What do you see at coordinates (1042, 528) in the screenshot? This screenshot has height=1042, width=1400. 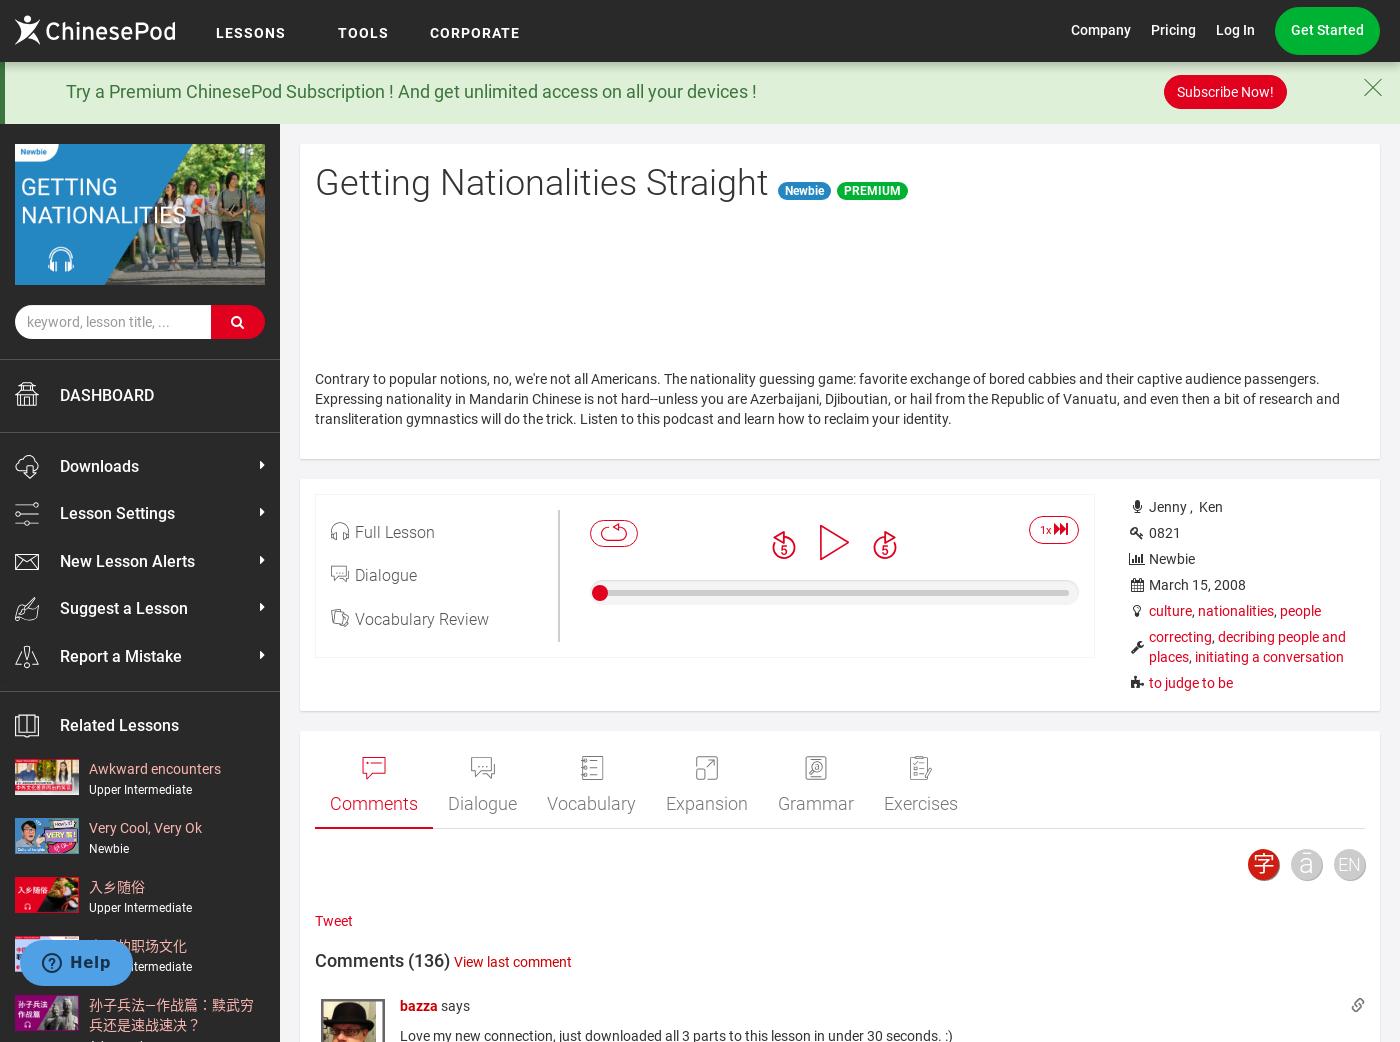 I see `'1'` at bounding box center [1042, 528].